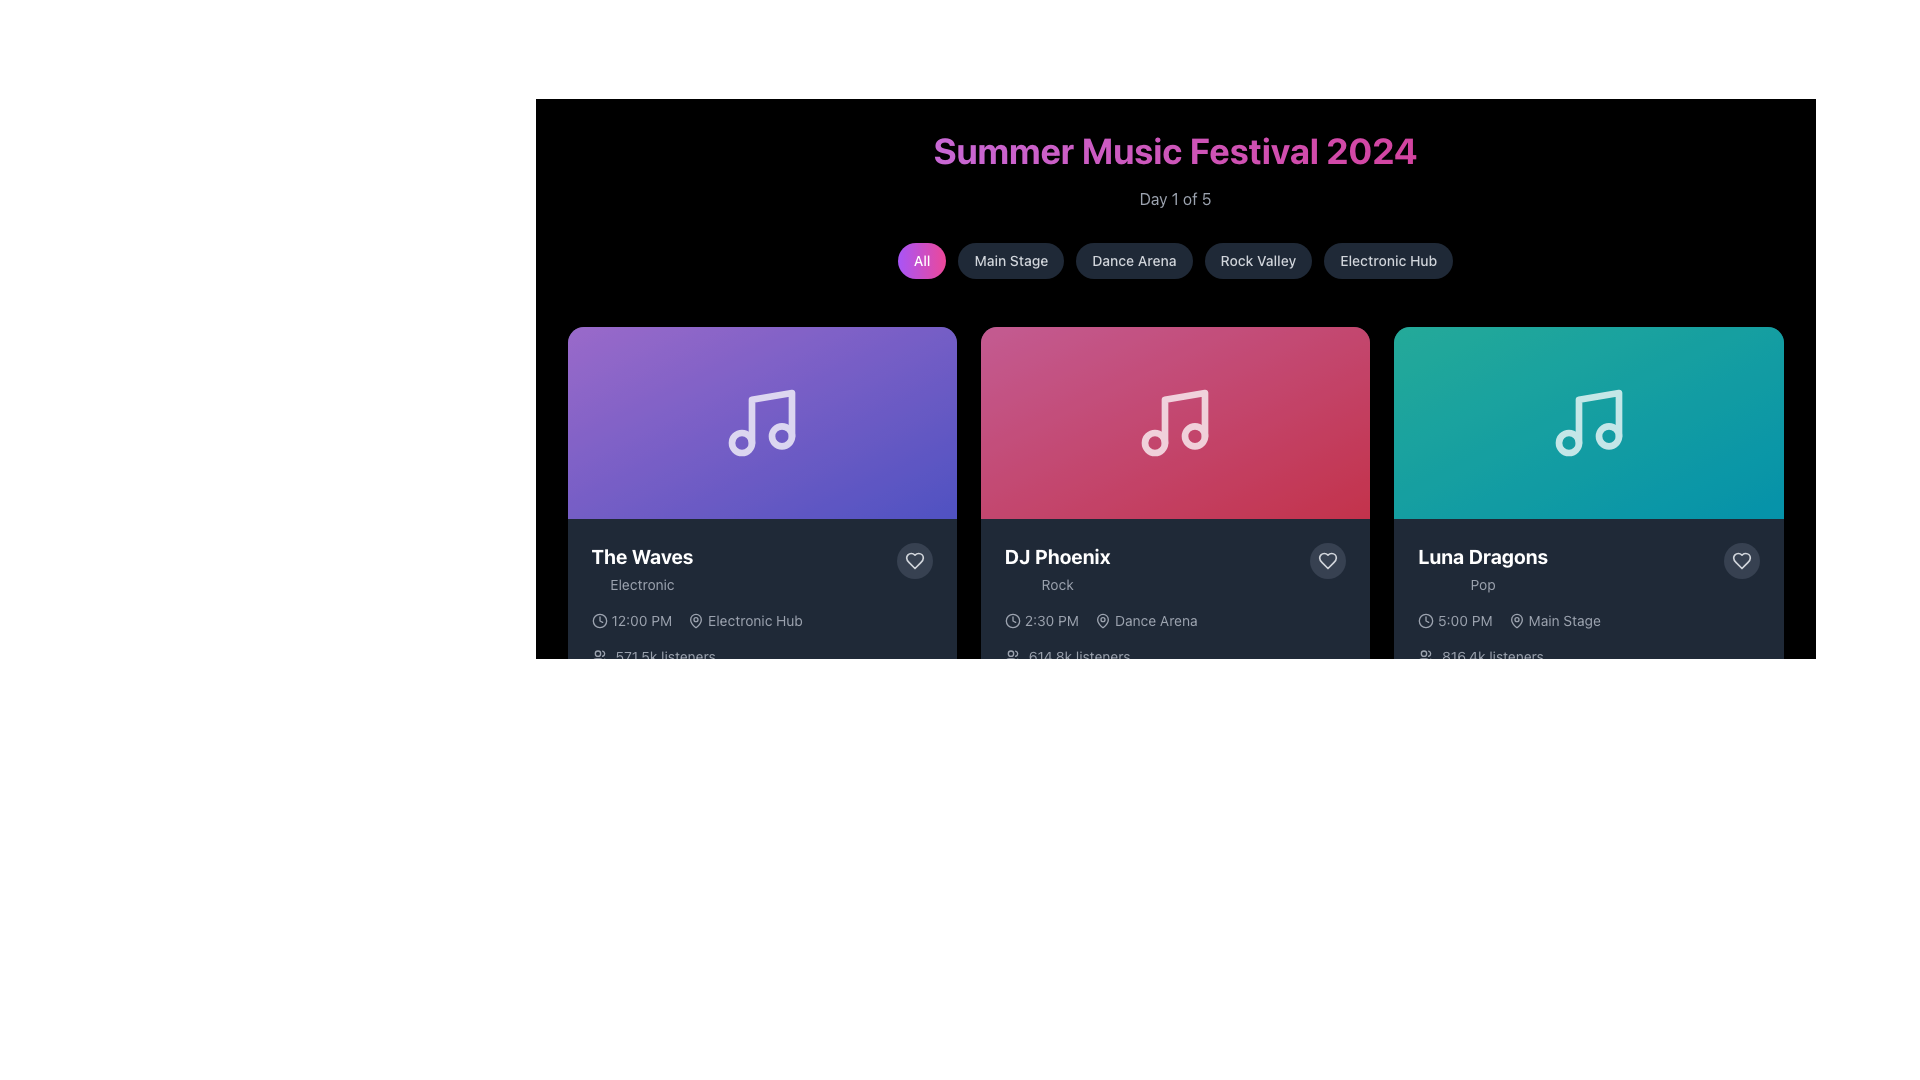 This screenshot has width=1920, height=1080. I want to click on the text element displaying '5:00 PM' and 'Main Stage' located in the bottom section of the card labeled 'Luna Dragons', so click(1587, 620).